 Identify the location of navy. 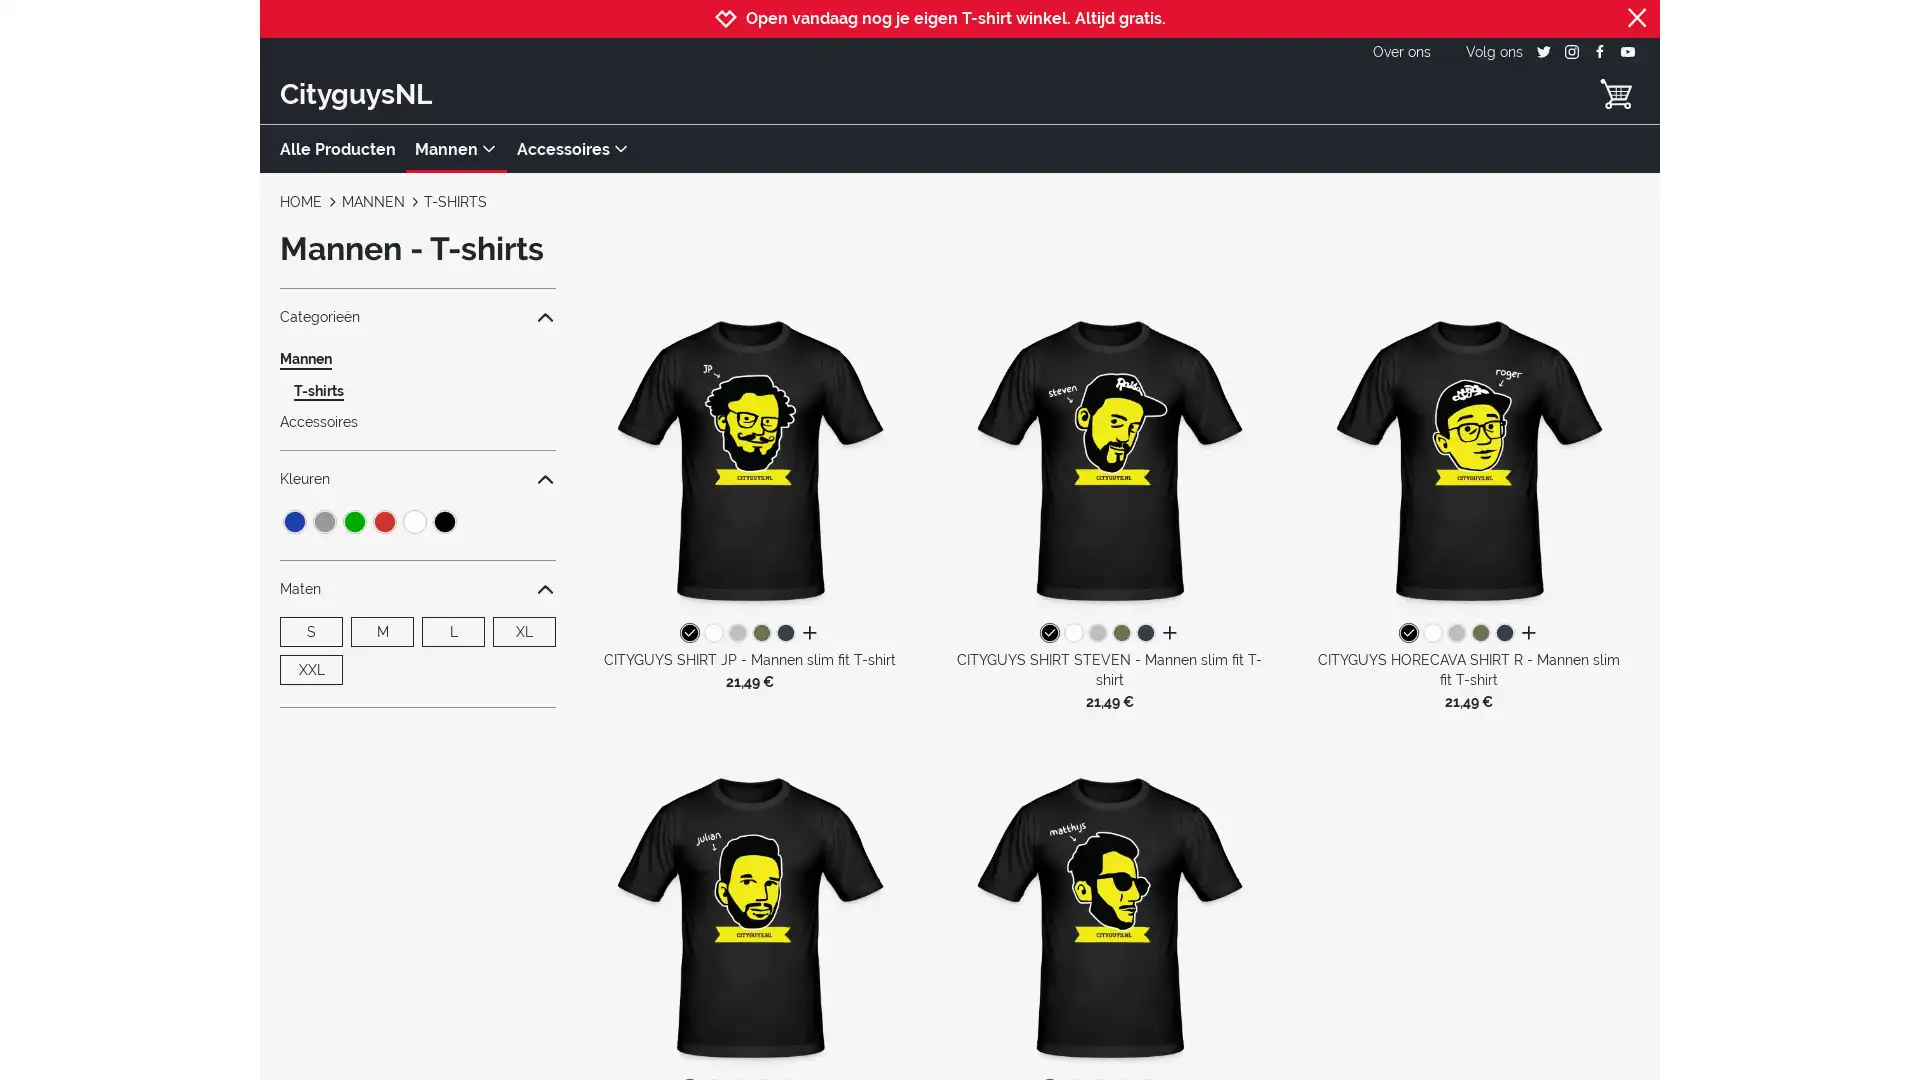
(784, 633).